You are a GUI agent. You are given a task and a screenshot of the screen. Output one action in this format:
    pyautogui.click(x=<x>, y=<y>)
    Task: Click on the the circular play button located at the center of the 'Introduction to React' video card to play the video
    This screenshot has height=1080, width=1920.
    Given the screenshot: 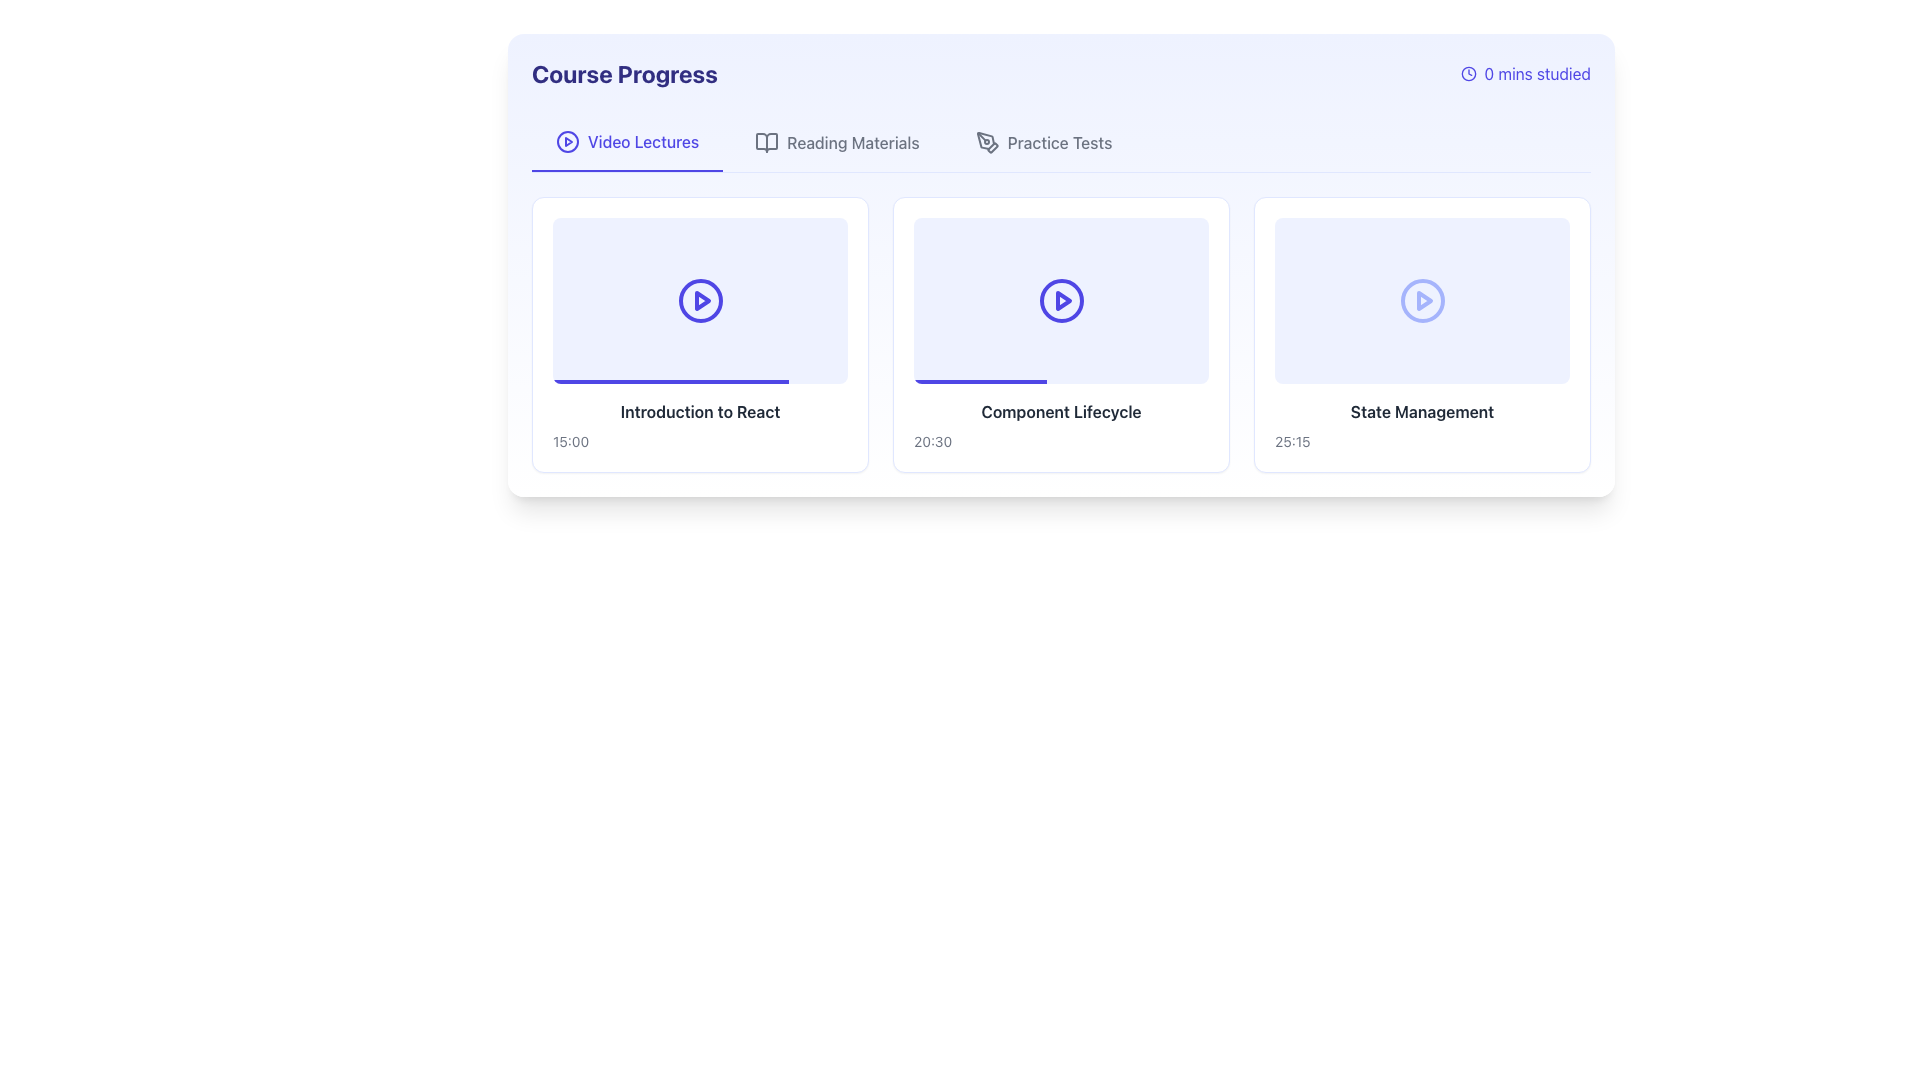 What is the action you would take?
    pyautogui.click(x=700, y=300)
    